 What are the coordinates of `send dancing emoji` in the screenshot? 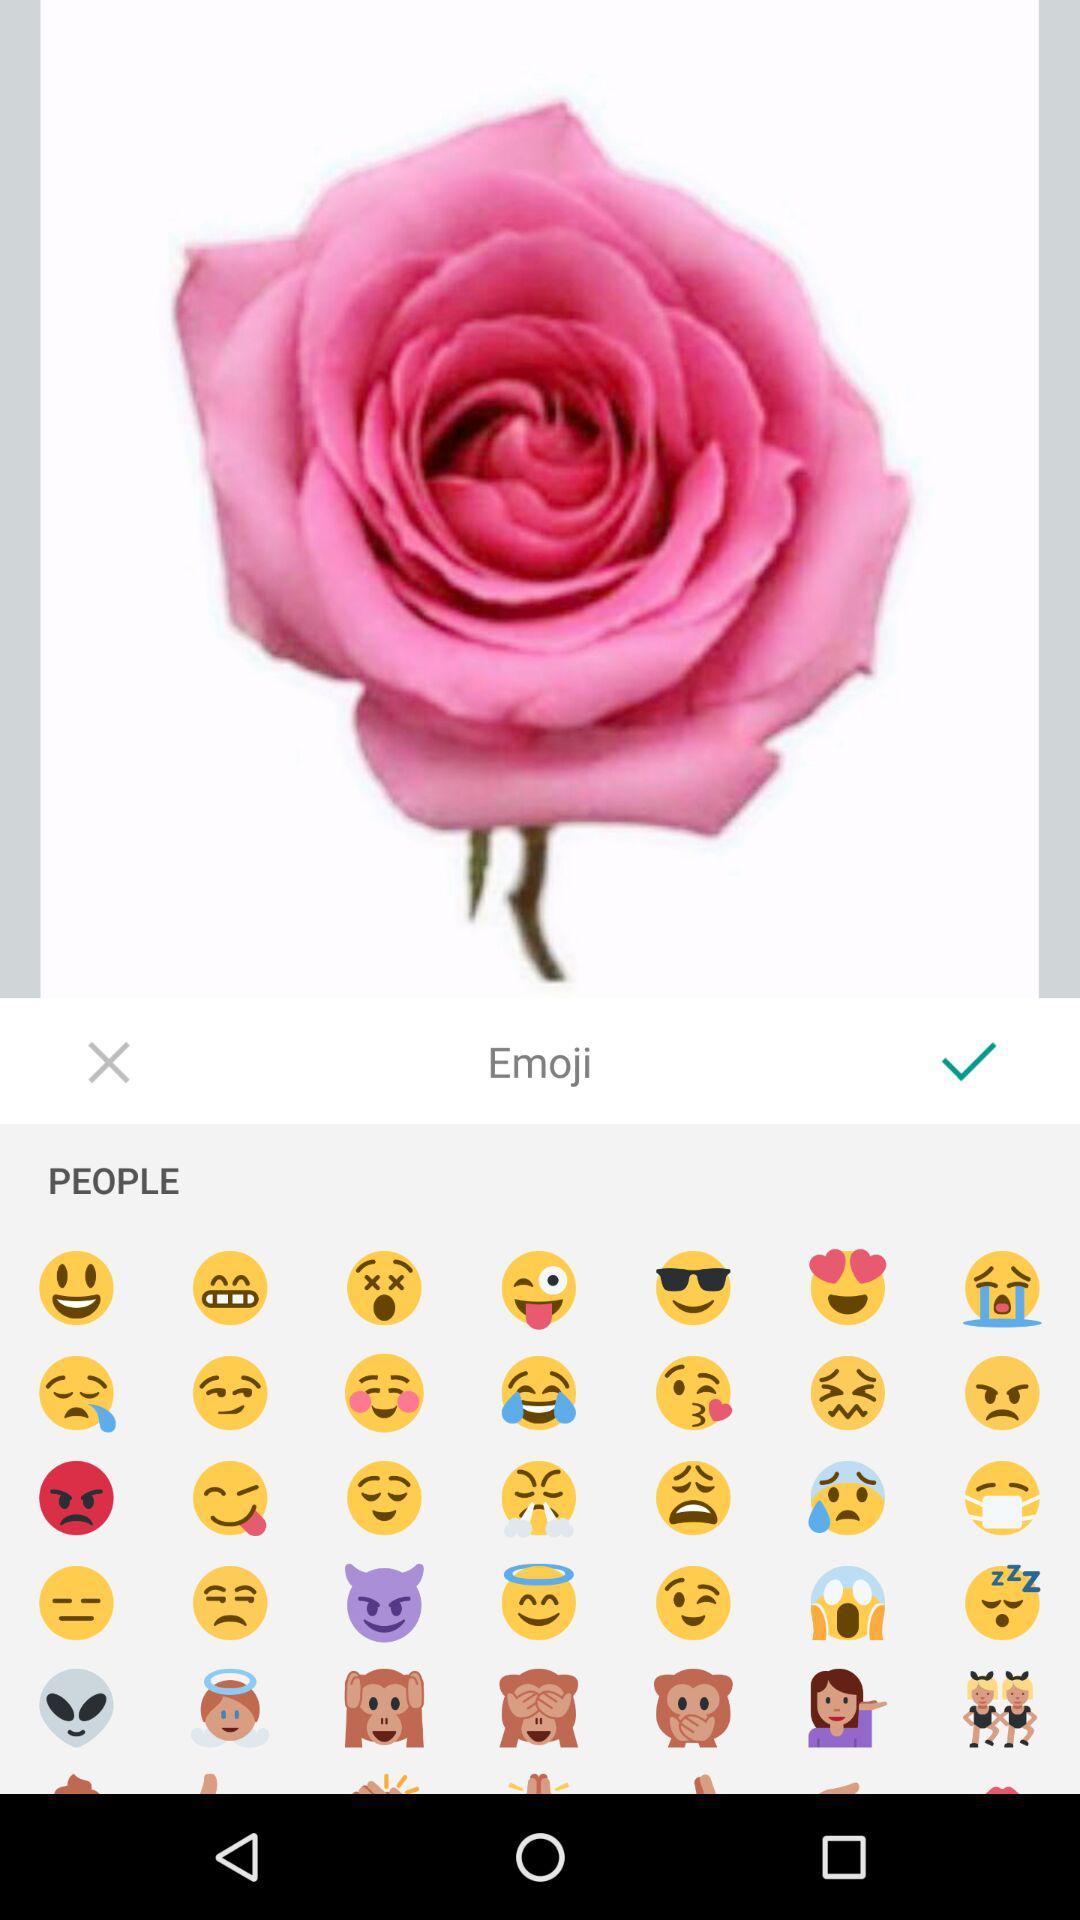 It's located at (1002, 1707).